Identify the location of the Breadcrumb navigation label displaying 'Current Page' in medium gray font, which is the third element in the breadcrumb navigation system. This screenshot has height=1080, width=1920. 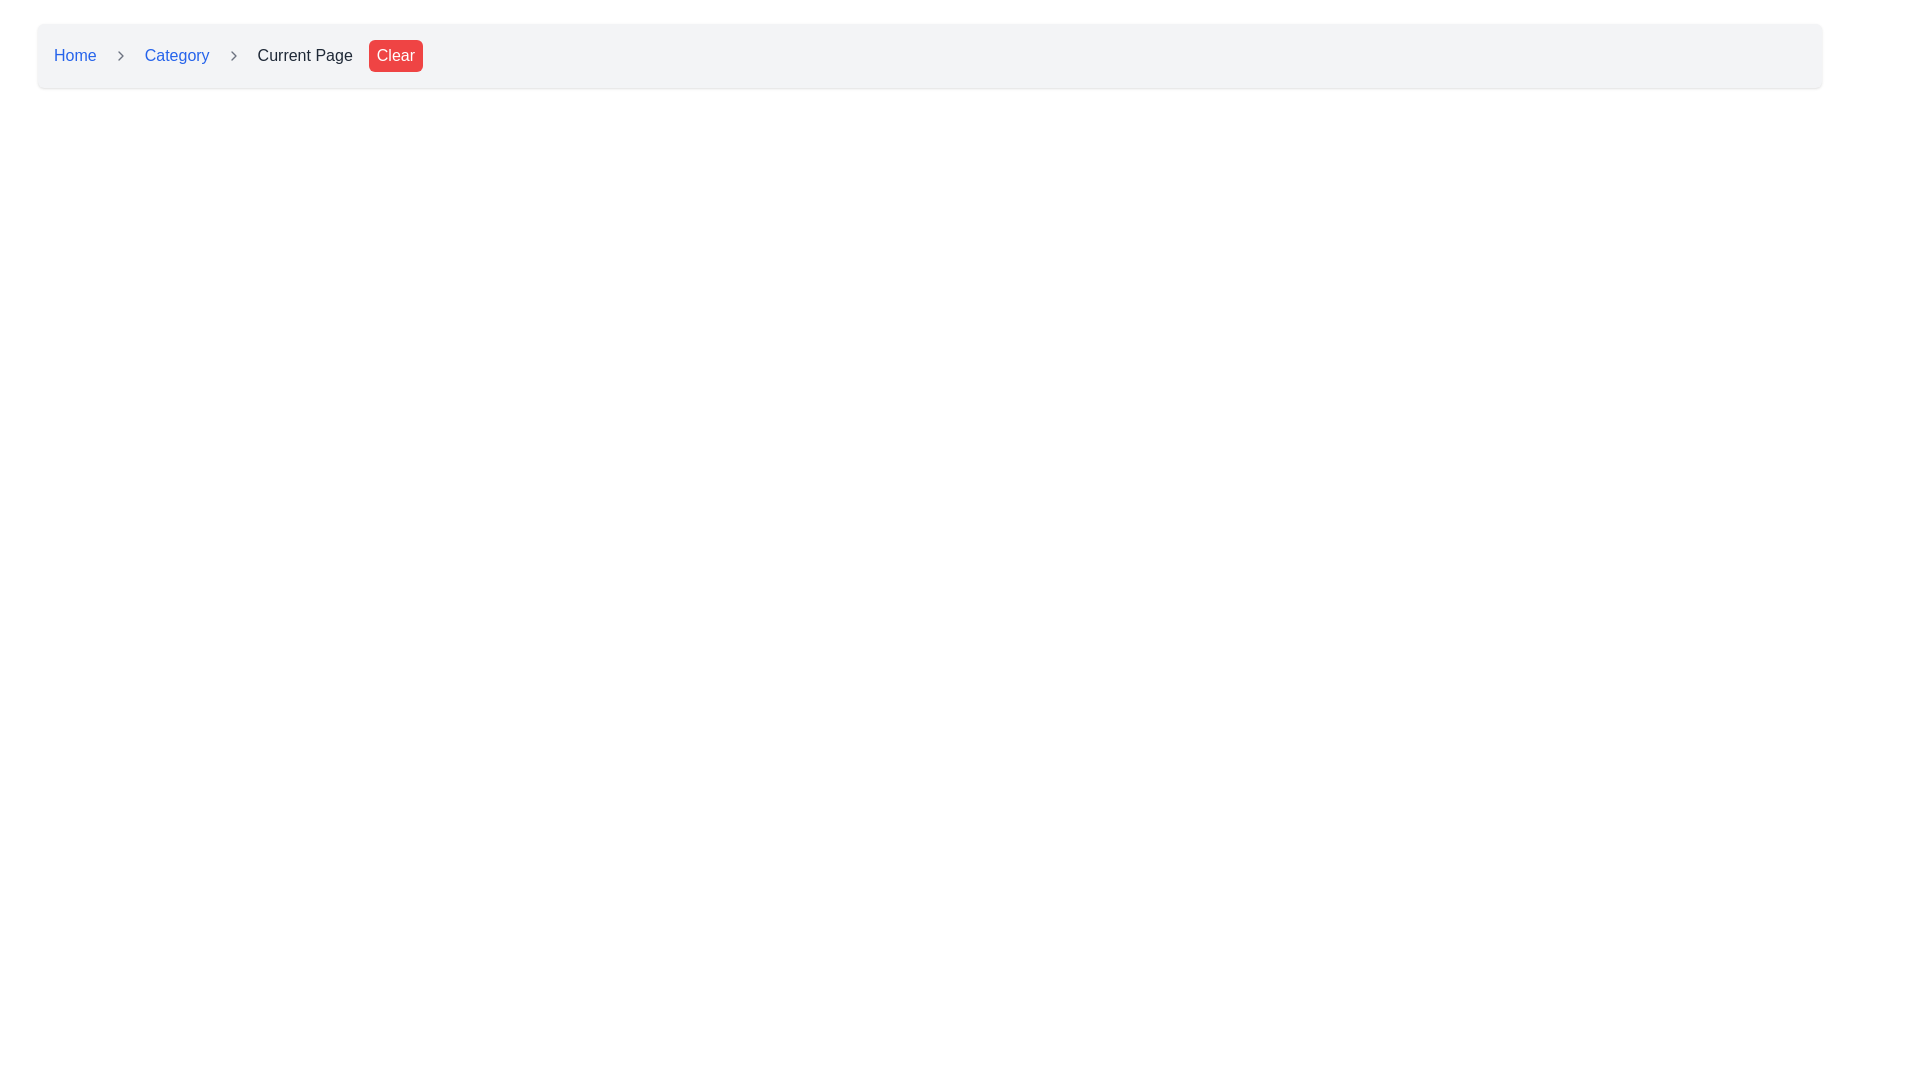
(304, 55).